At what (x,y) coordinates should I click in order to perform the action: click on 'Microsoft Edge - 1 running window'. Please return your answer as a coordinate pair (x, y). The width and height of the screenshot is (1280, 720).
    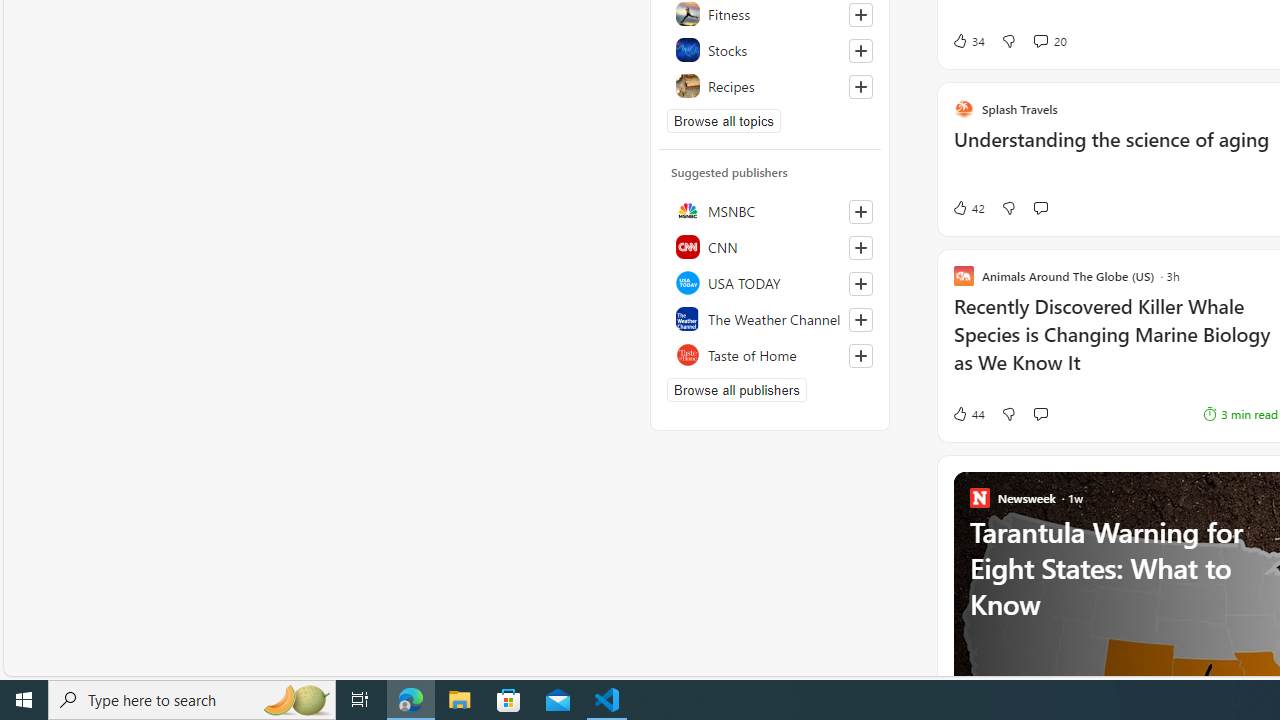
    Looking at the image, I should click on (410, 698).